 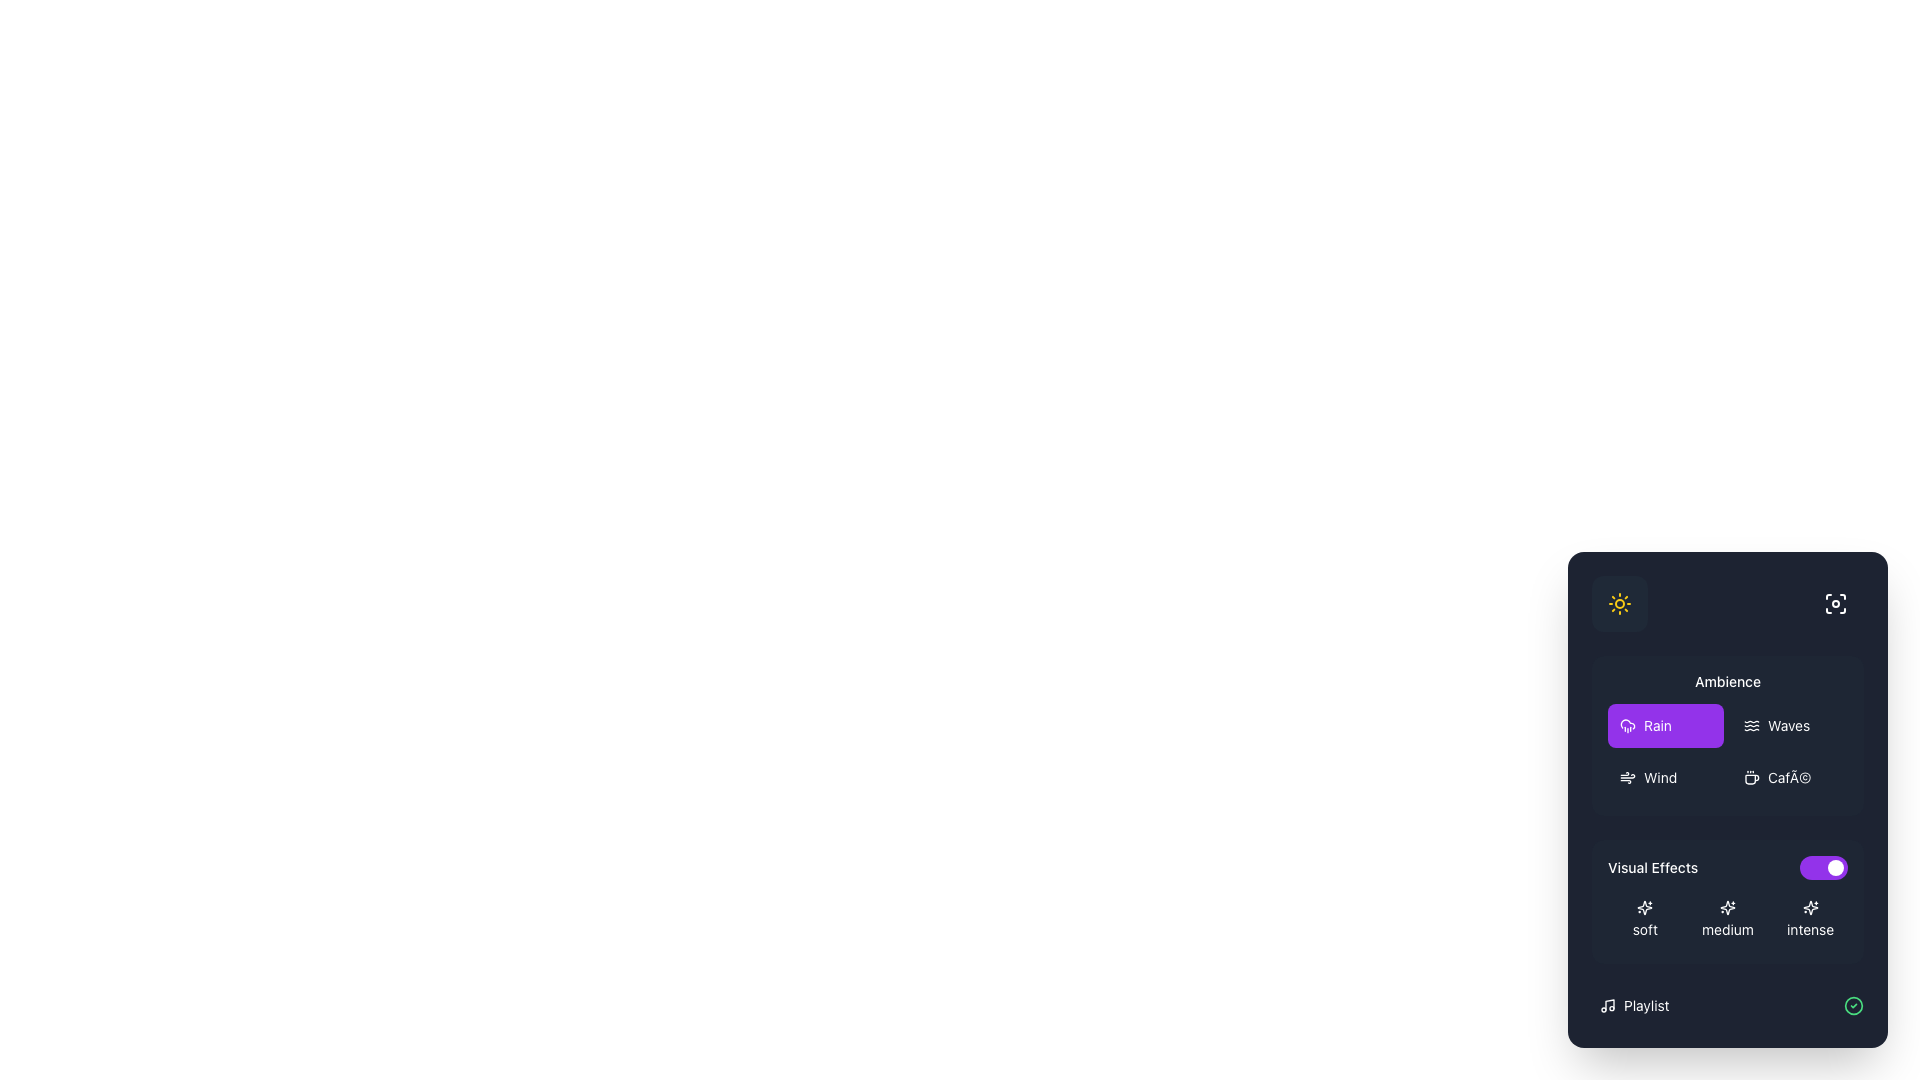 I want to click on the fourth button in the 'Ambience' section of the interface, so click(x=1790, y=777).